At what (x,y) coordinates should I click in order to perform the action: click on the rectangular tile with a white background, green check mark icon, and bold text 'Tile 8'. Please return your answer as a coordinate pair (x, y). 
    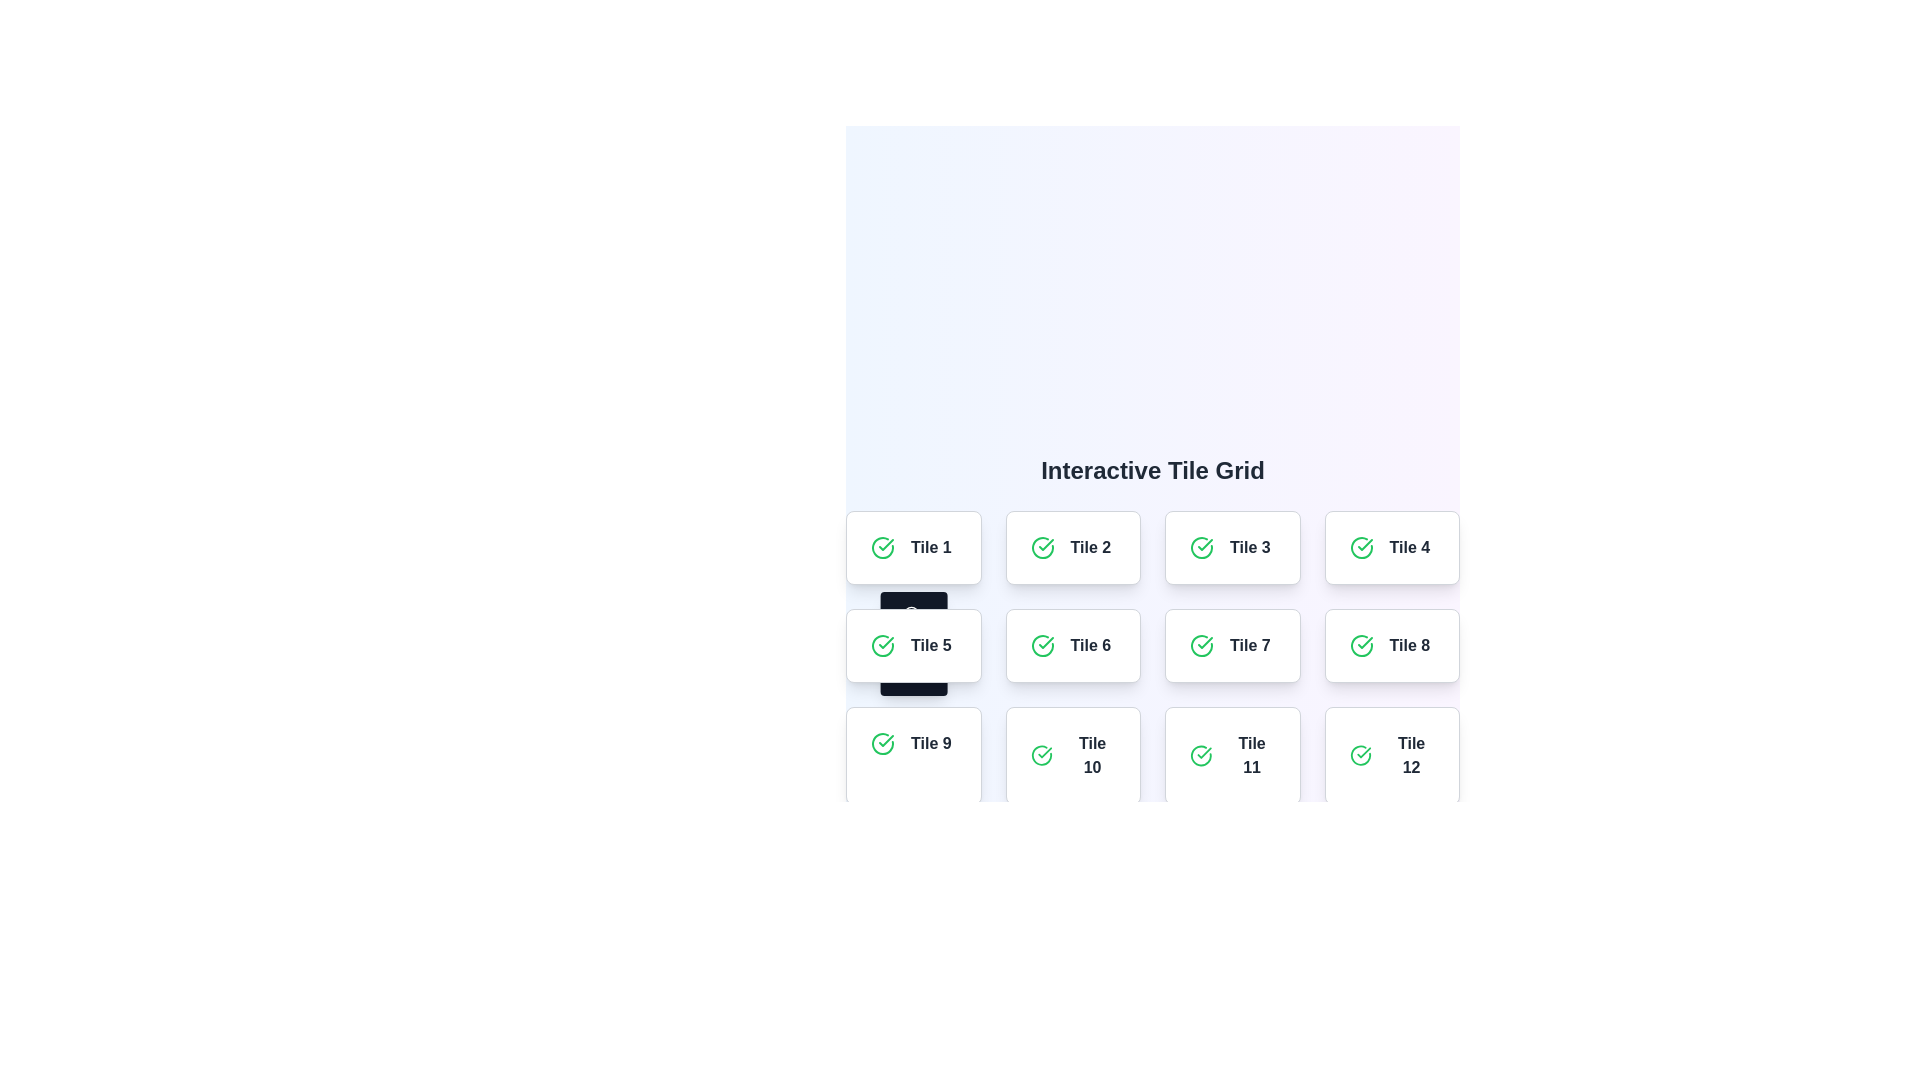
    Looking at the image, I should click on (1391, 645).